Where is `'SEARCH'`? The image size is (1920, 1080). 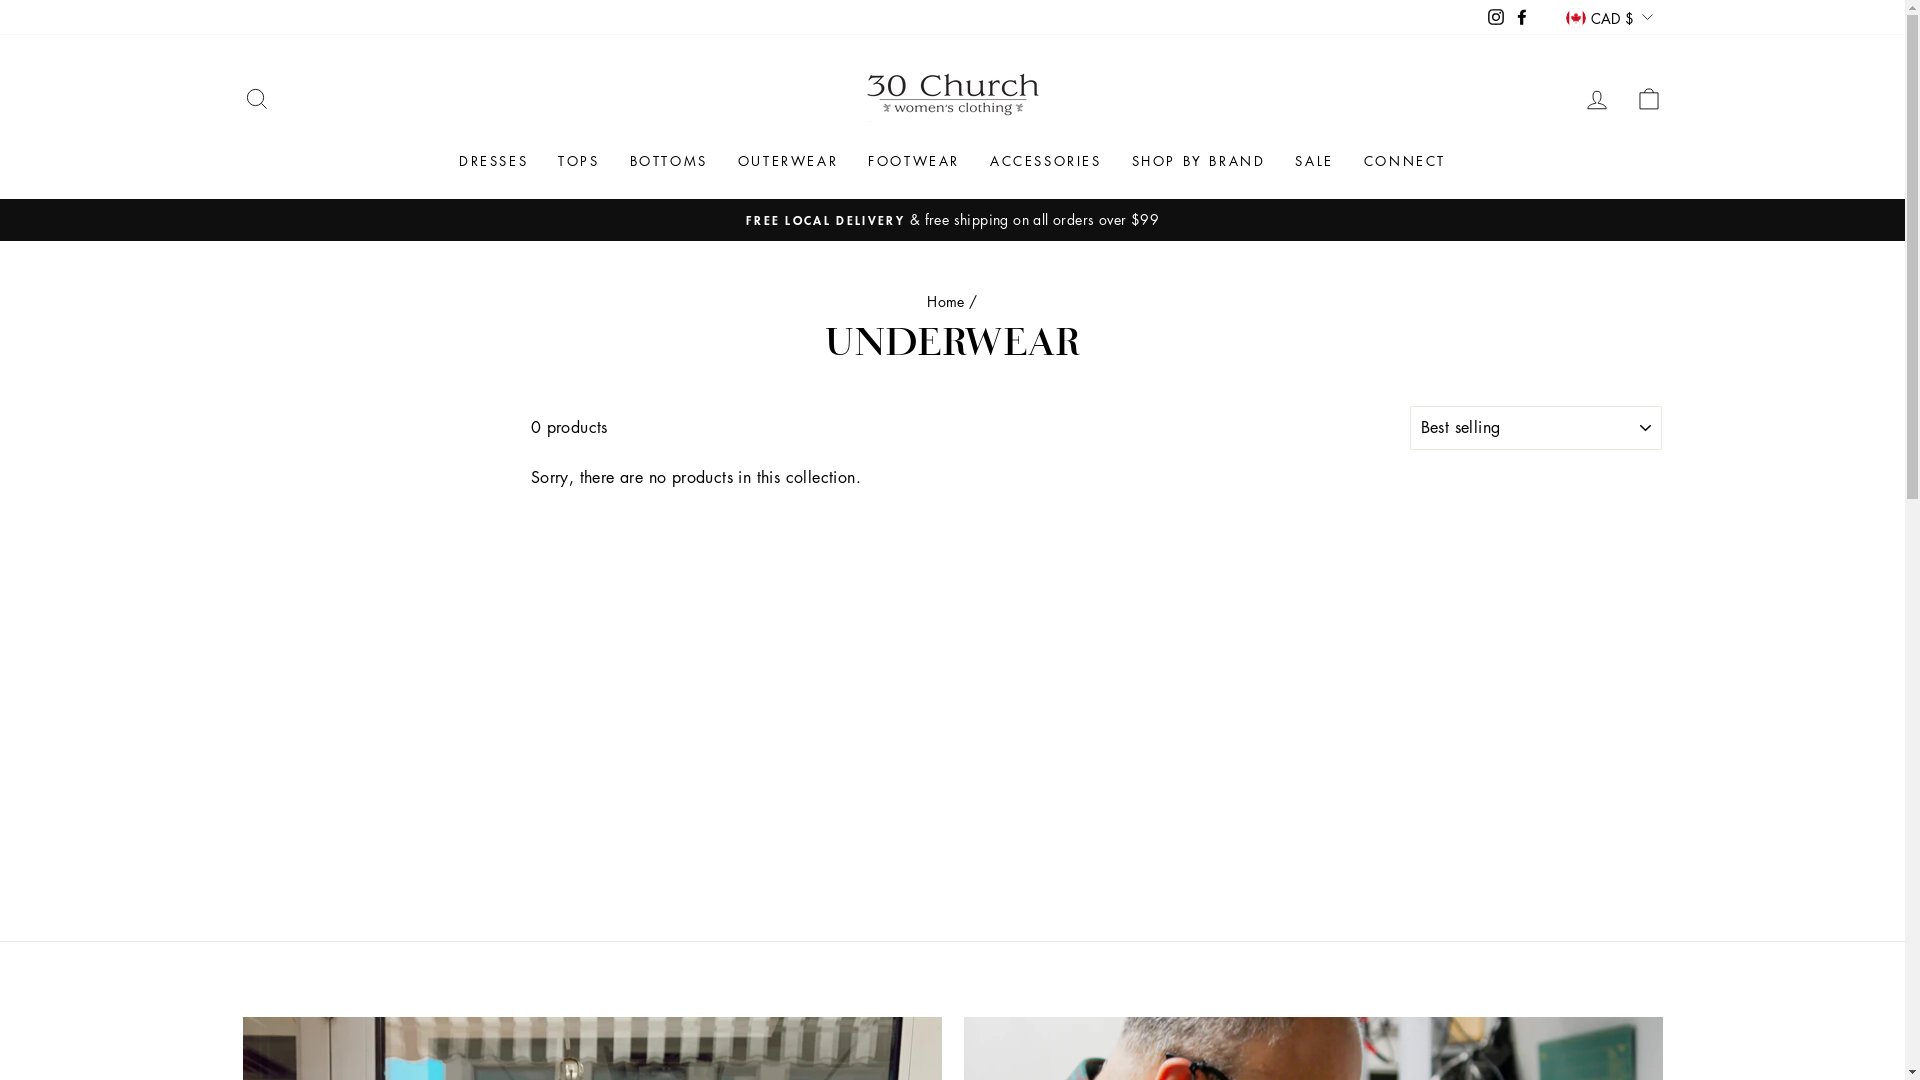
'SEARCH' is located at coordinates (230, 99).